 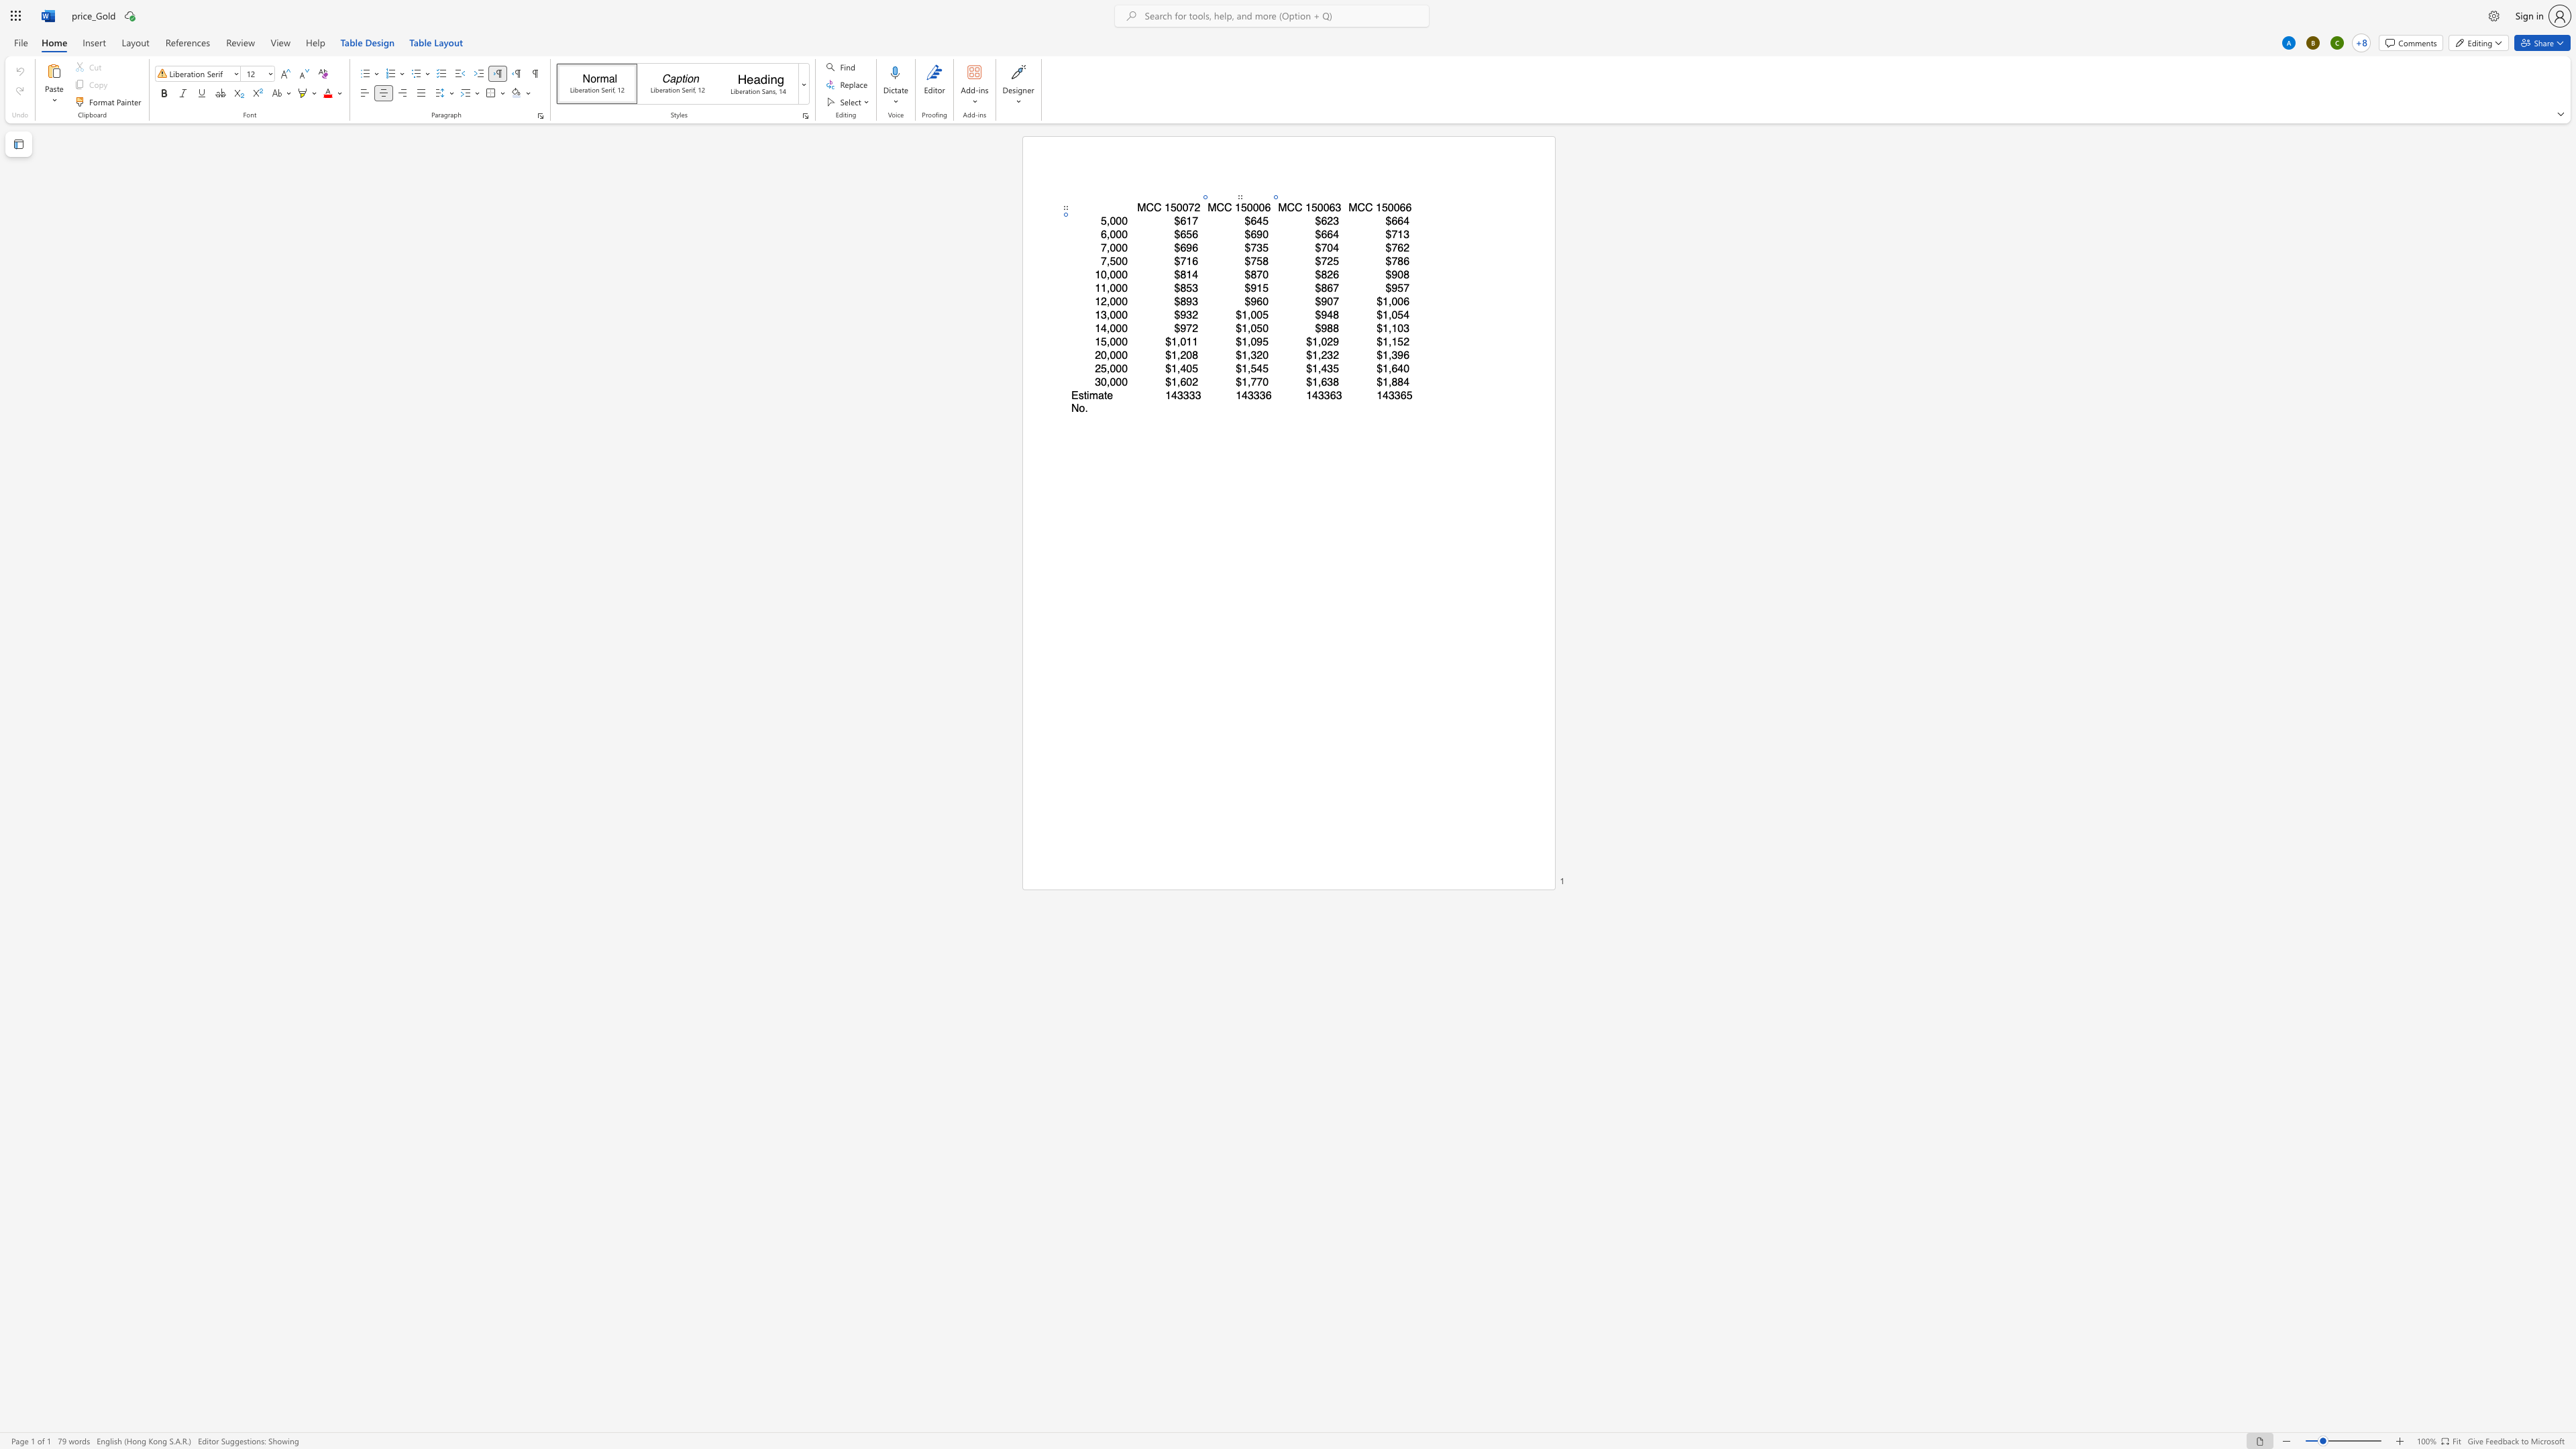 I want to click on the space between the continuous character "C" and "C" in the text, so click(x=1364, y=207).